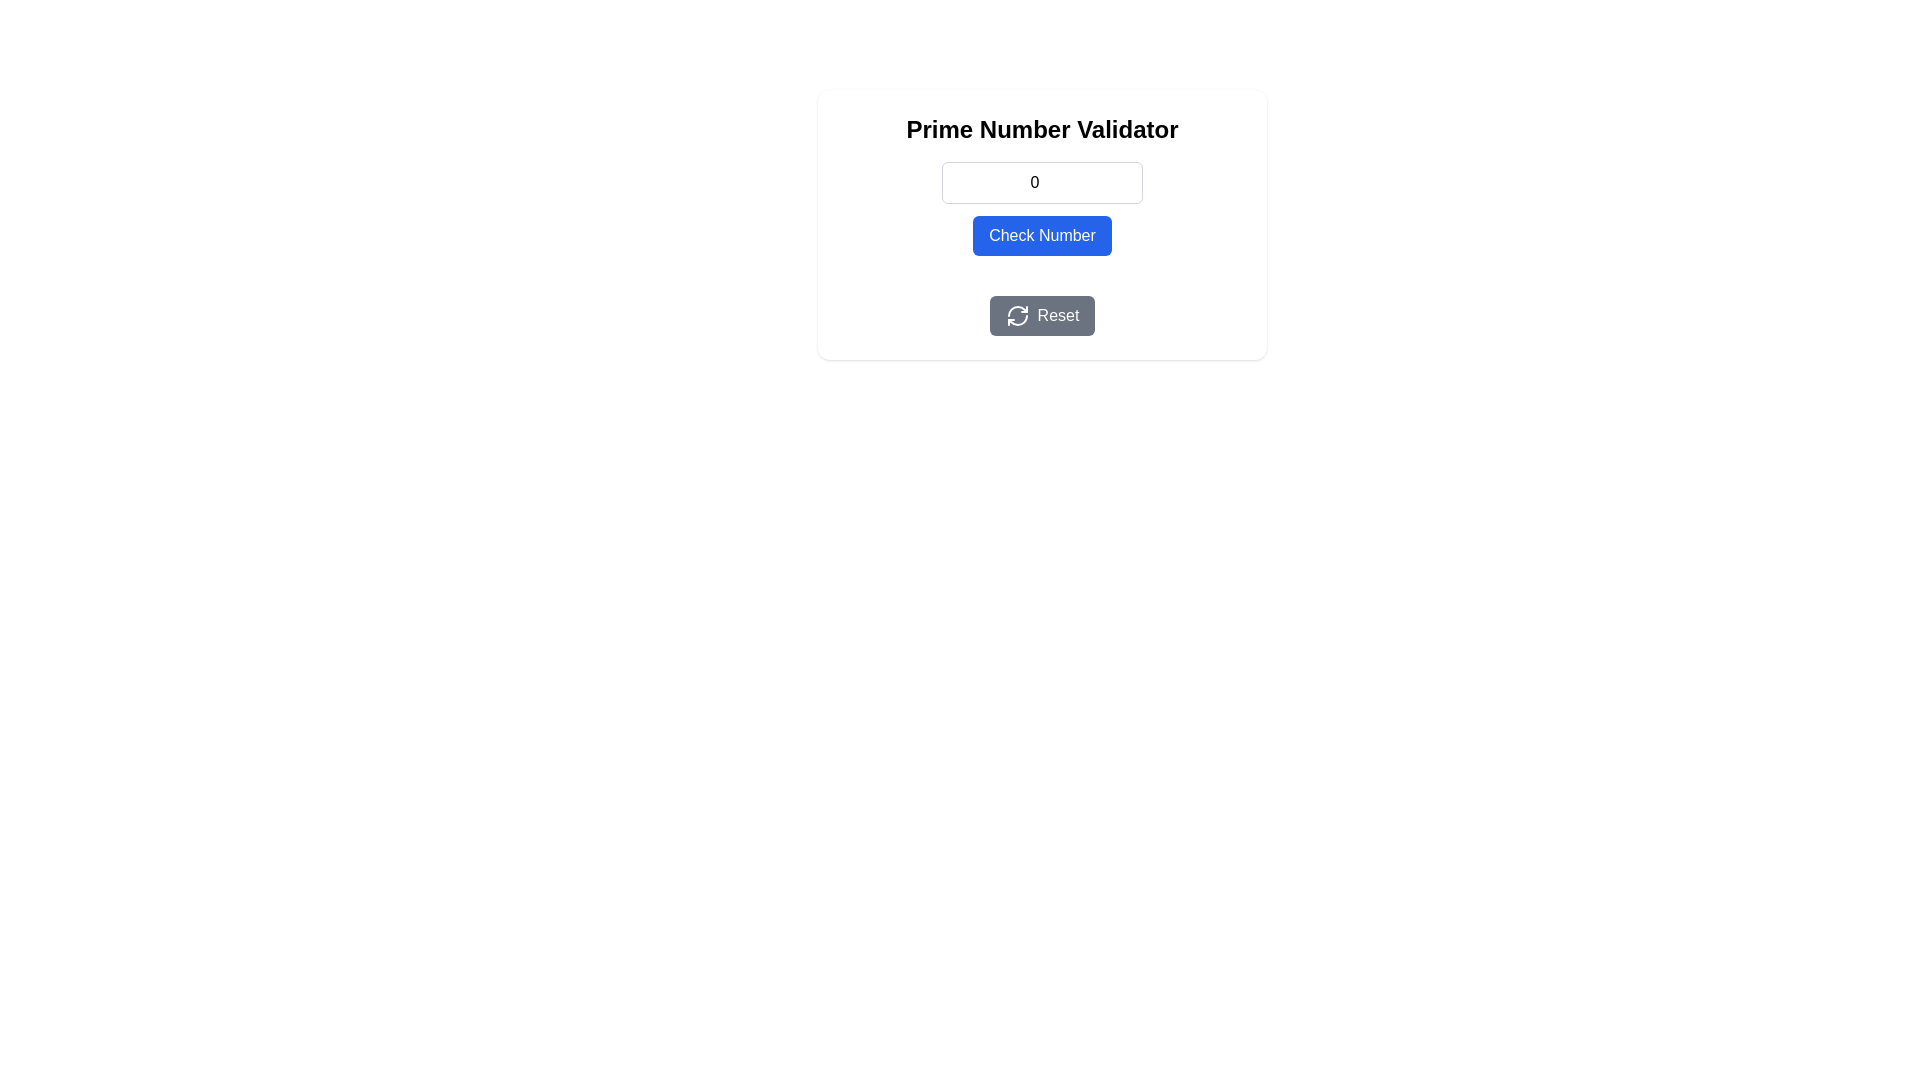 The width and height of the screenshot is (1920, 1080). Describe the element at coordinates (1017, 315) in the screenshot. I see `the 'Reset' icon located within the gray 'Reset' button below the input field and 'Check Number' button to reset the form or state` at that location.